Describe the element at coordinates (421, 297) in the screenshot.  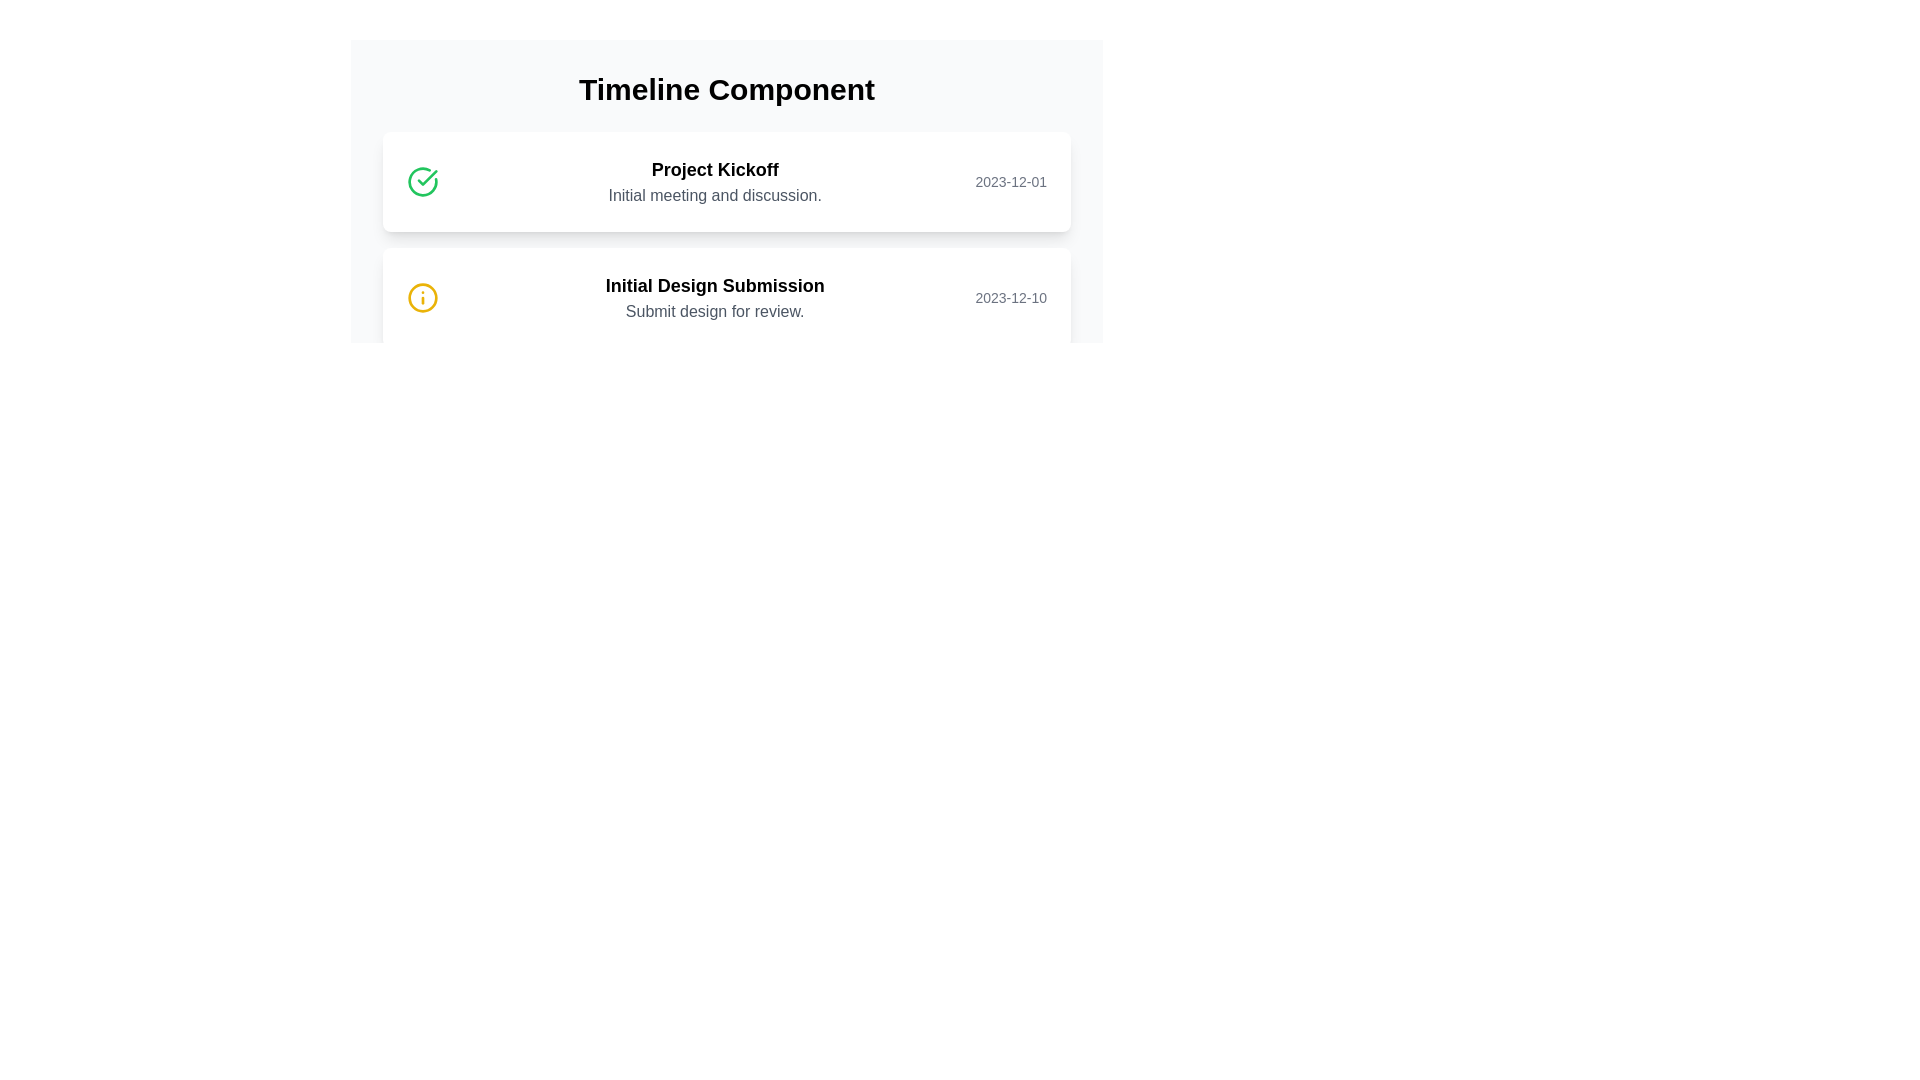
I see `the graphical circle that indicates information or status within the timeline entry for 'Initial Design Submission', located in the yellow icon with an information symbol` at that location.